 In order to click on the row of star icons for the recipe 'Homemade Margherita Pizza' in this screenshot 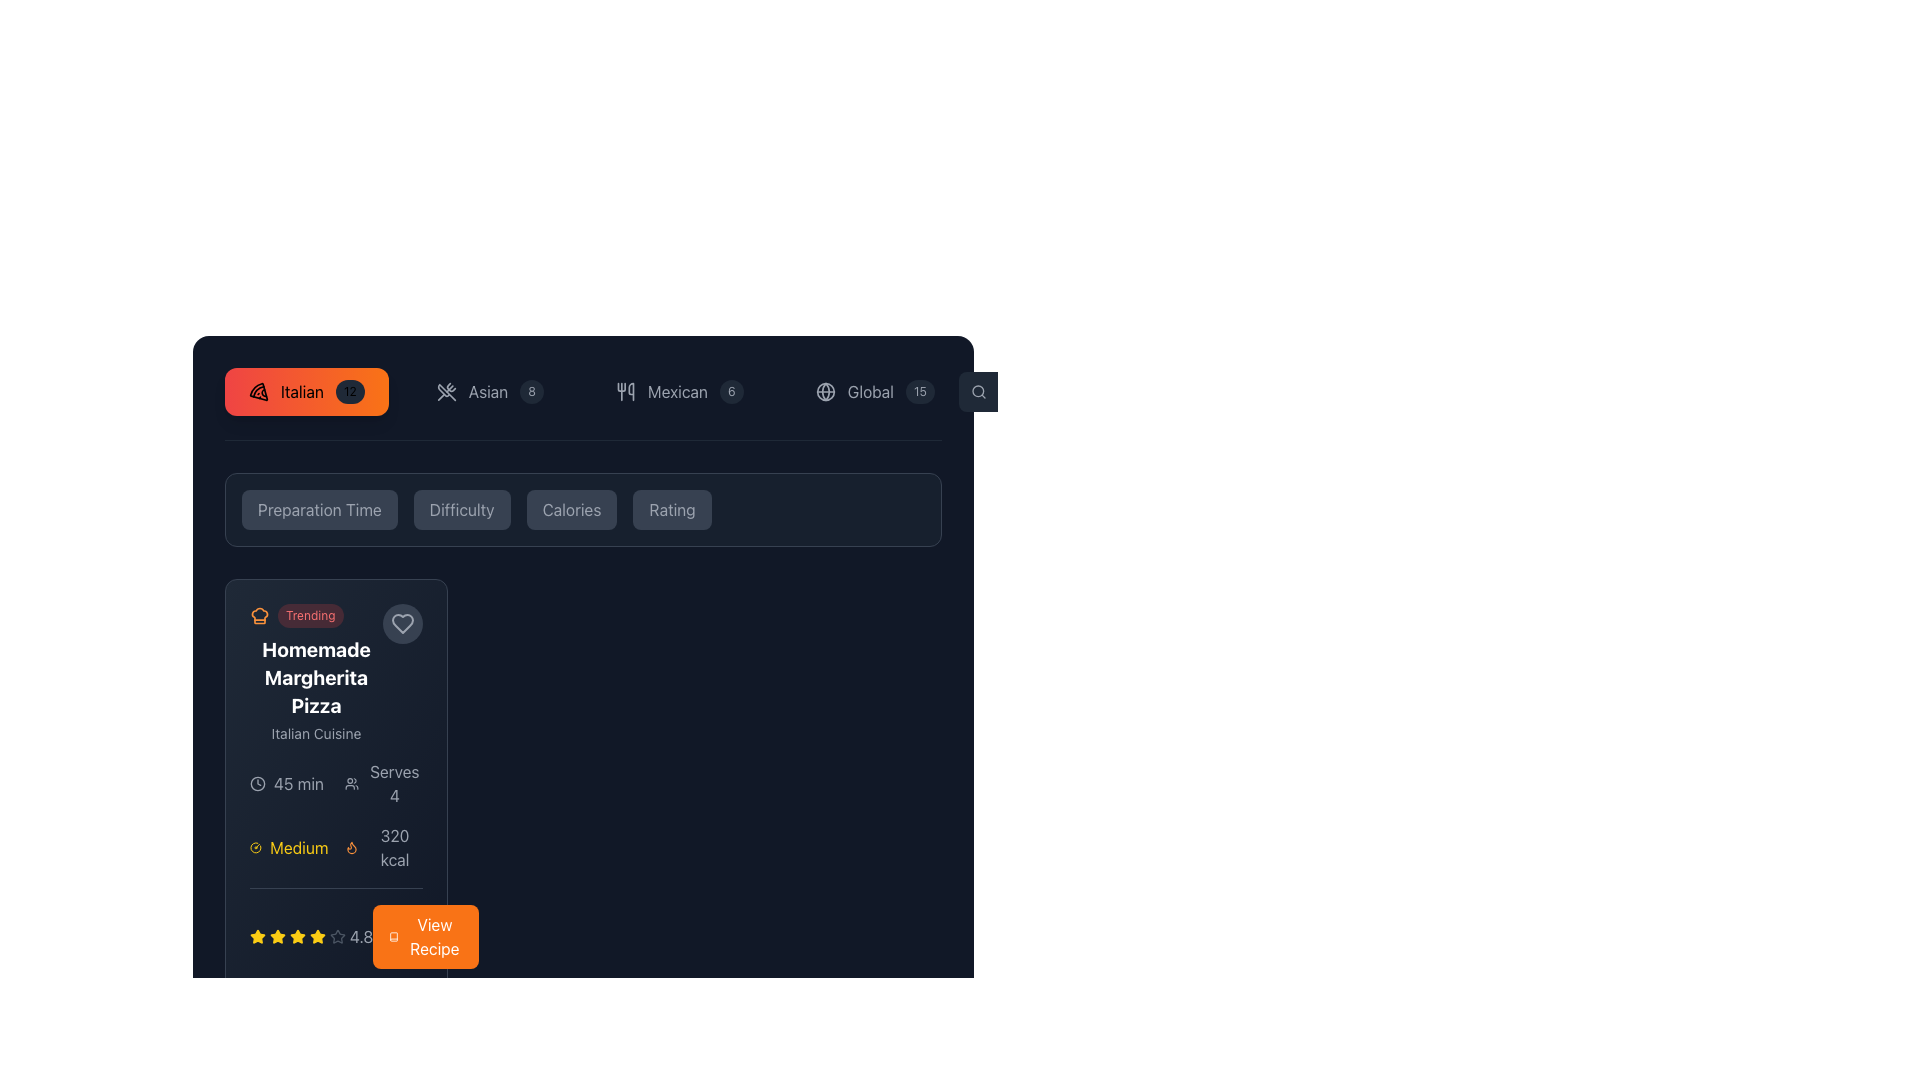, I will do `click(310, 937)`.